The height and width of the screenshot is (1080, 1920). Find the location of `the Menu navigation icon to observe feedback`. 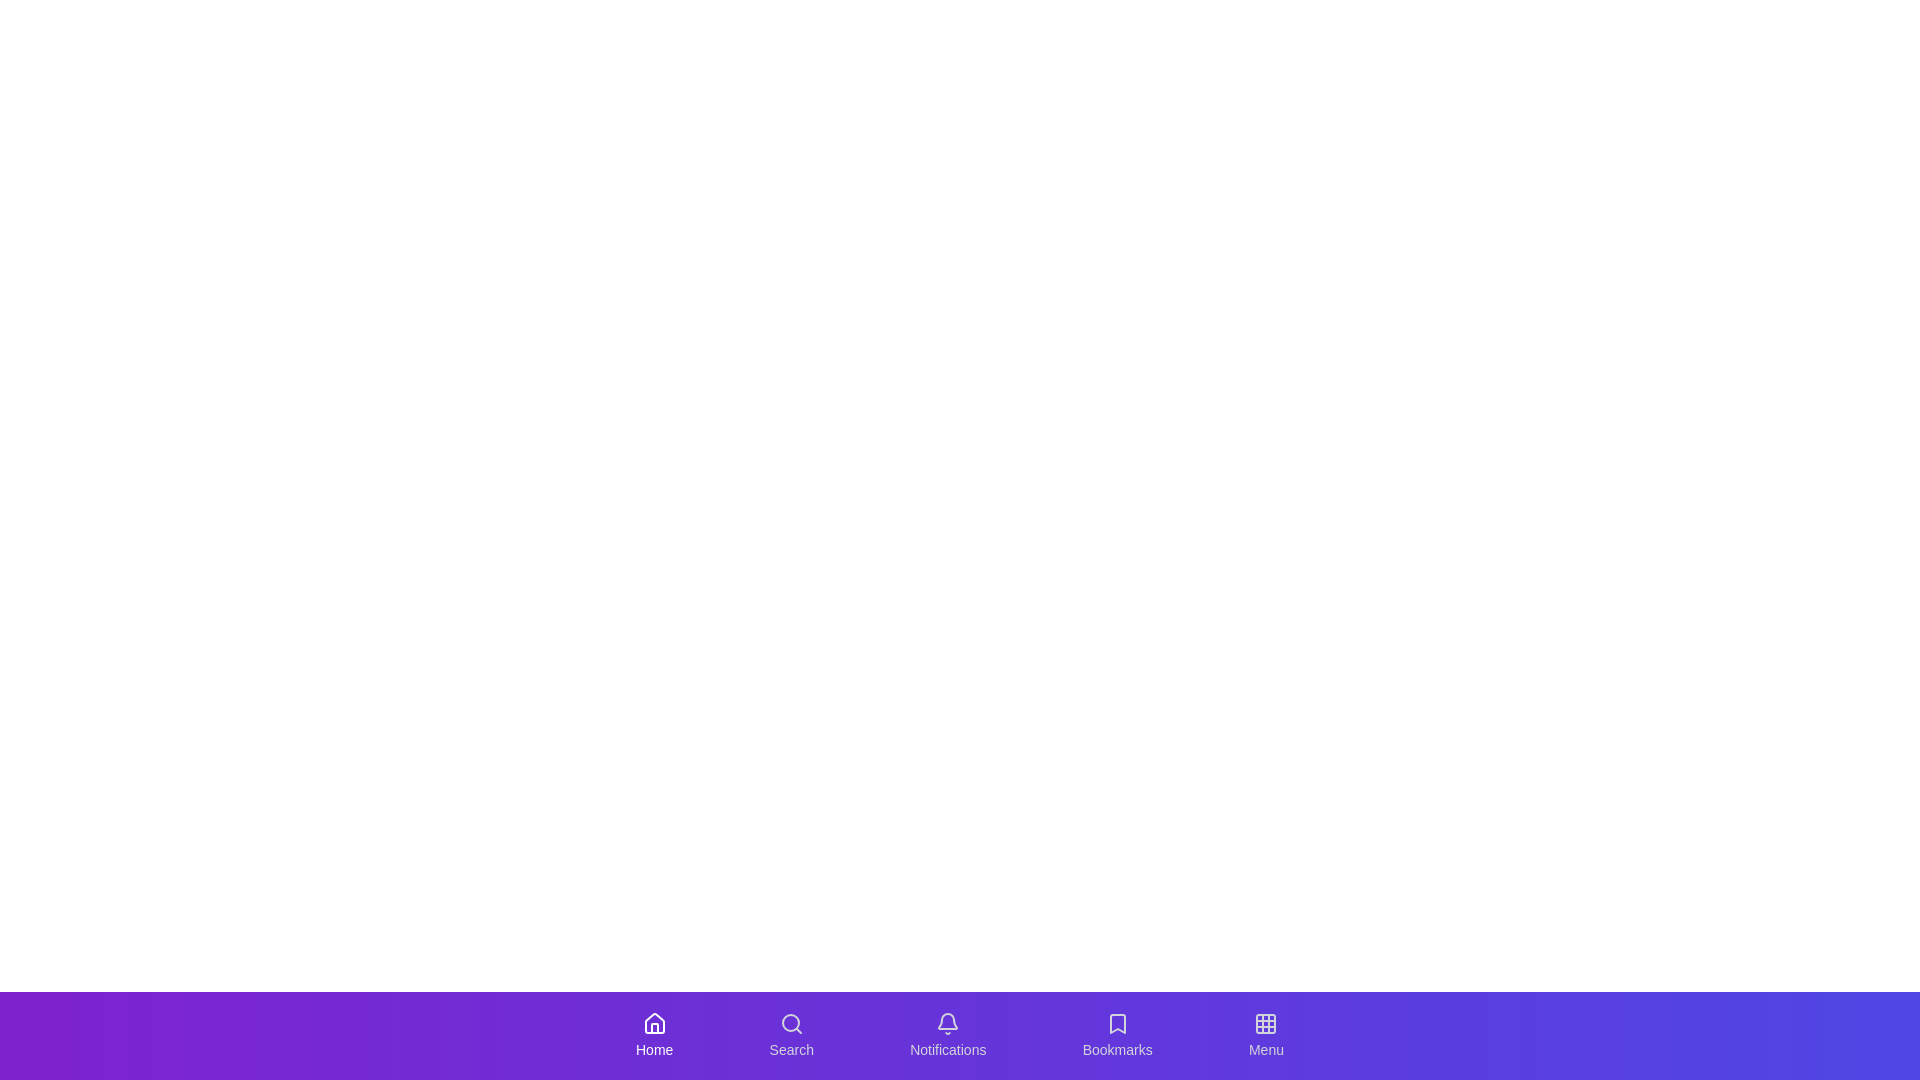

the Menu navigation icon to observe feedback is located at coordinates (1265, 1035).